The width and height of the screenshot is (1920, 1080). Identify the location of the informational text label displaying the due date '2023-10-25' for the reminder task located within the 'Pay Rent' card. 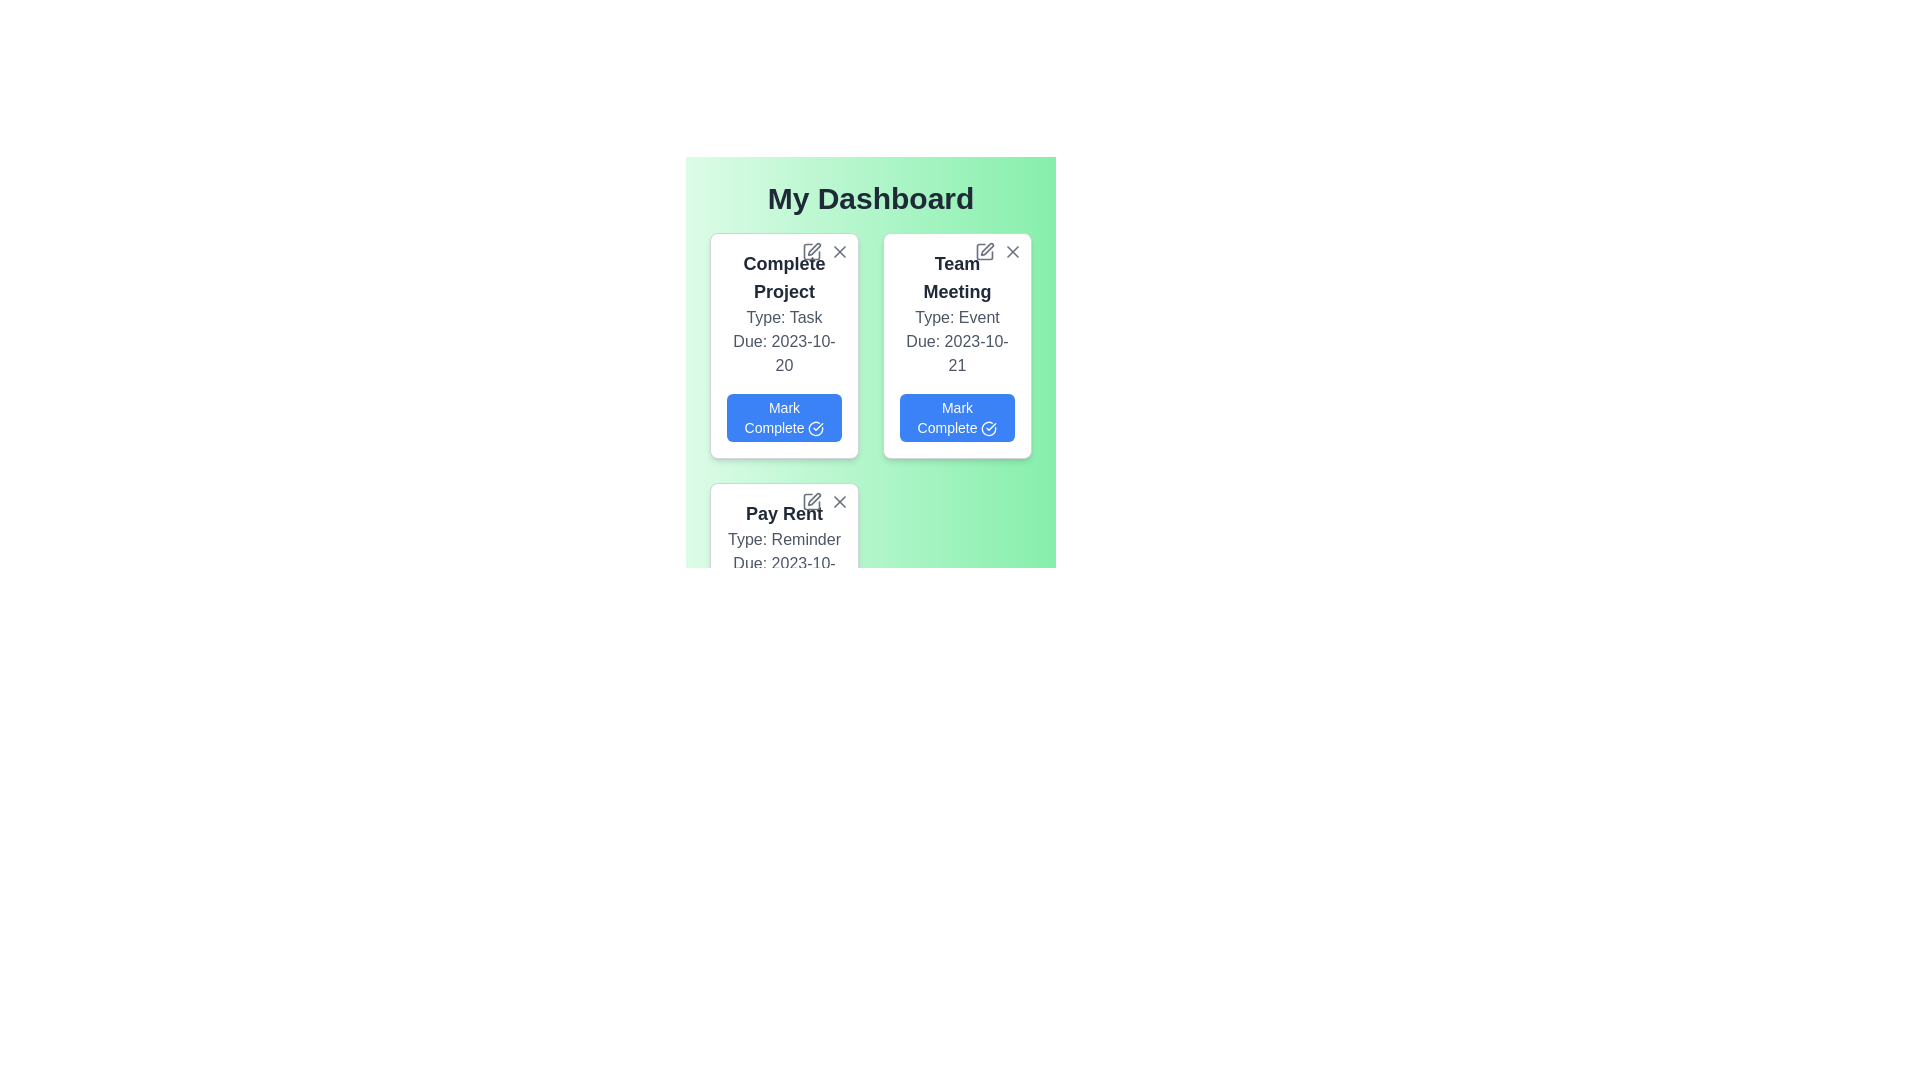
(783, 575).